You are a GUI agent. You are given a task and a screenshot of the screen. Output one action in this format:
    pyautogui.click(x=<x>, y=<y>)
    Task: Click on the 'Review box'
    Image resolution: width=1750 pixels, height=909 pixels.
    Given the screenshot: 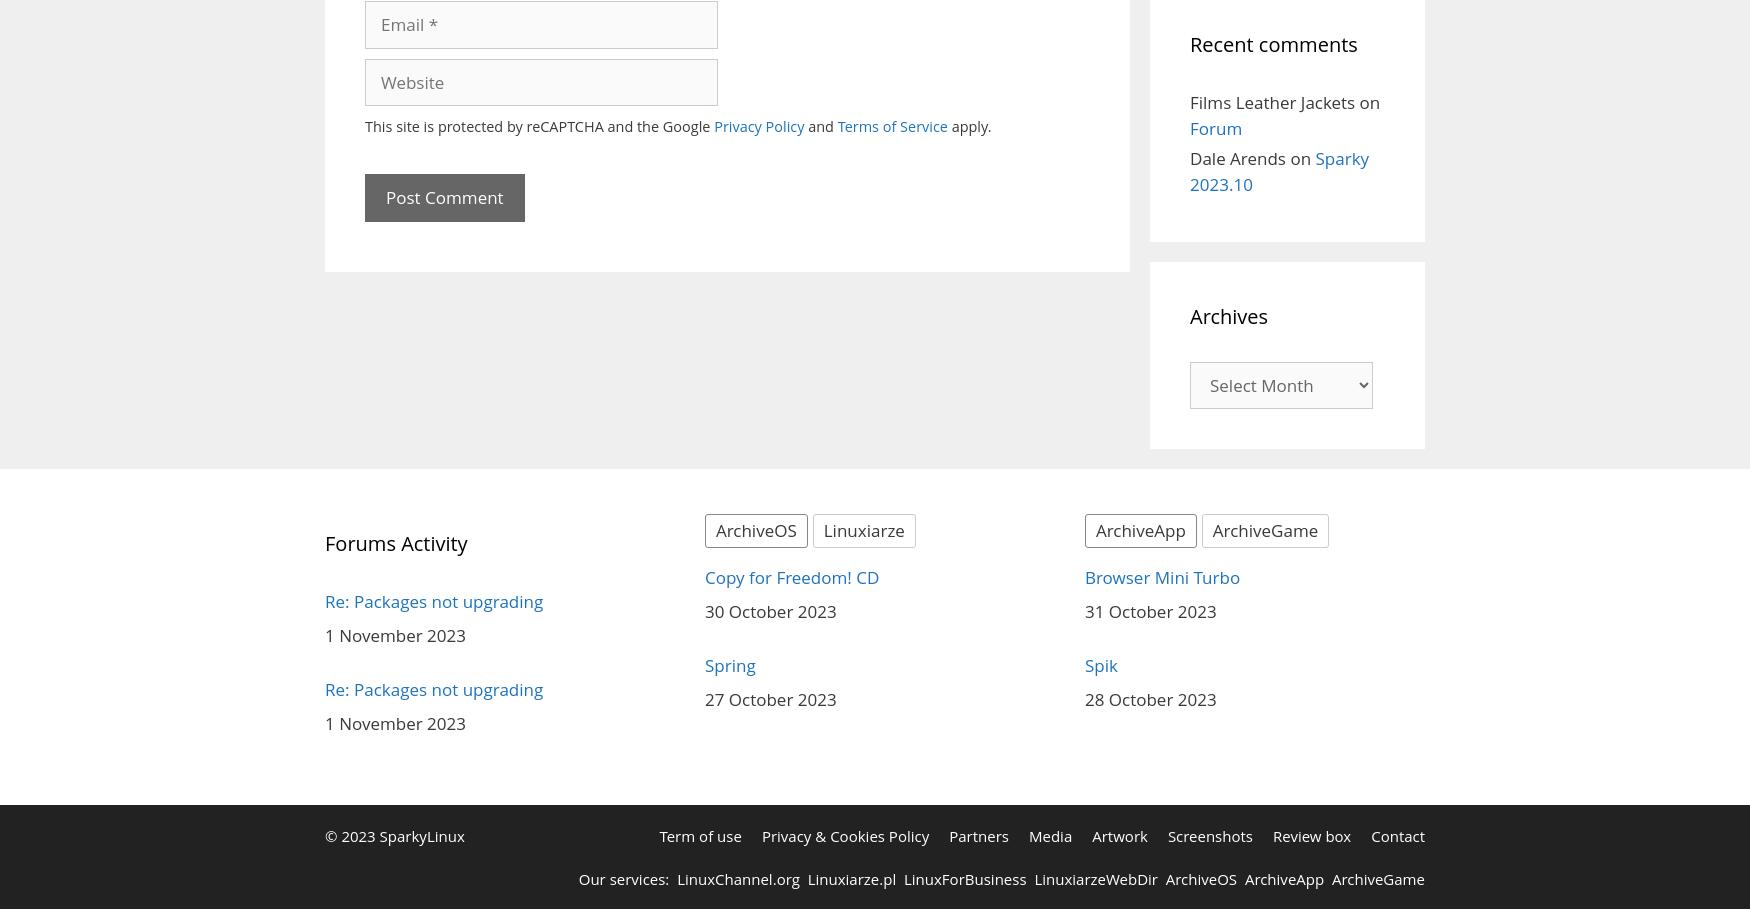 What is the action you would take?
    pyautogui.click(x=1310, y=836)
    